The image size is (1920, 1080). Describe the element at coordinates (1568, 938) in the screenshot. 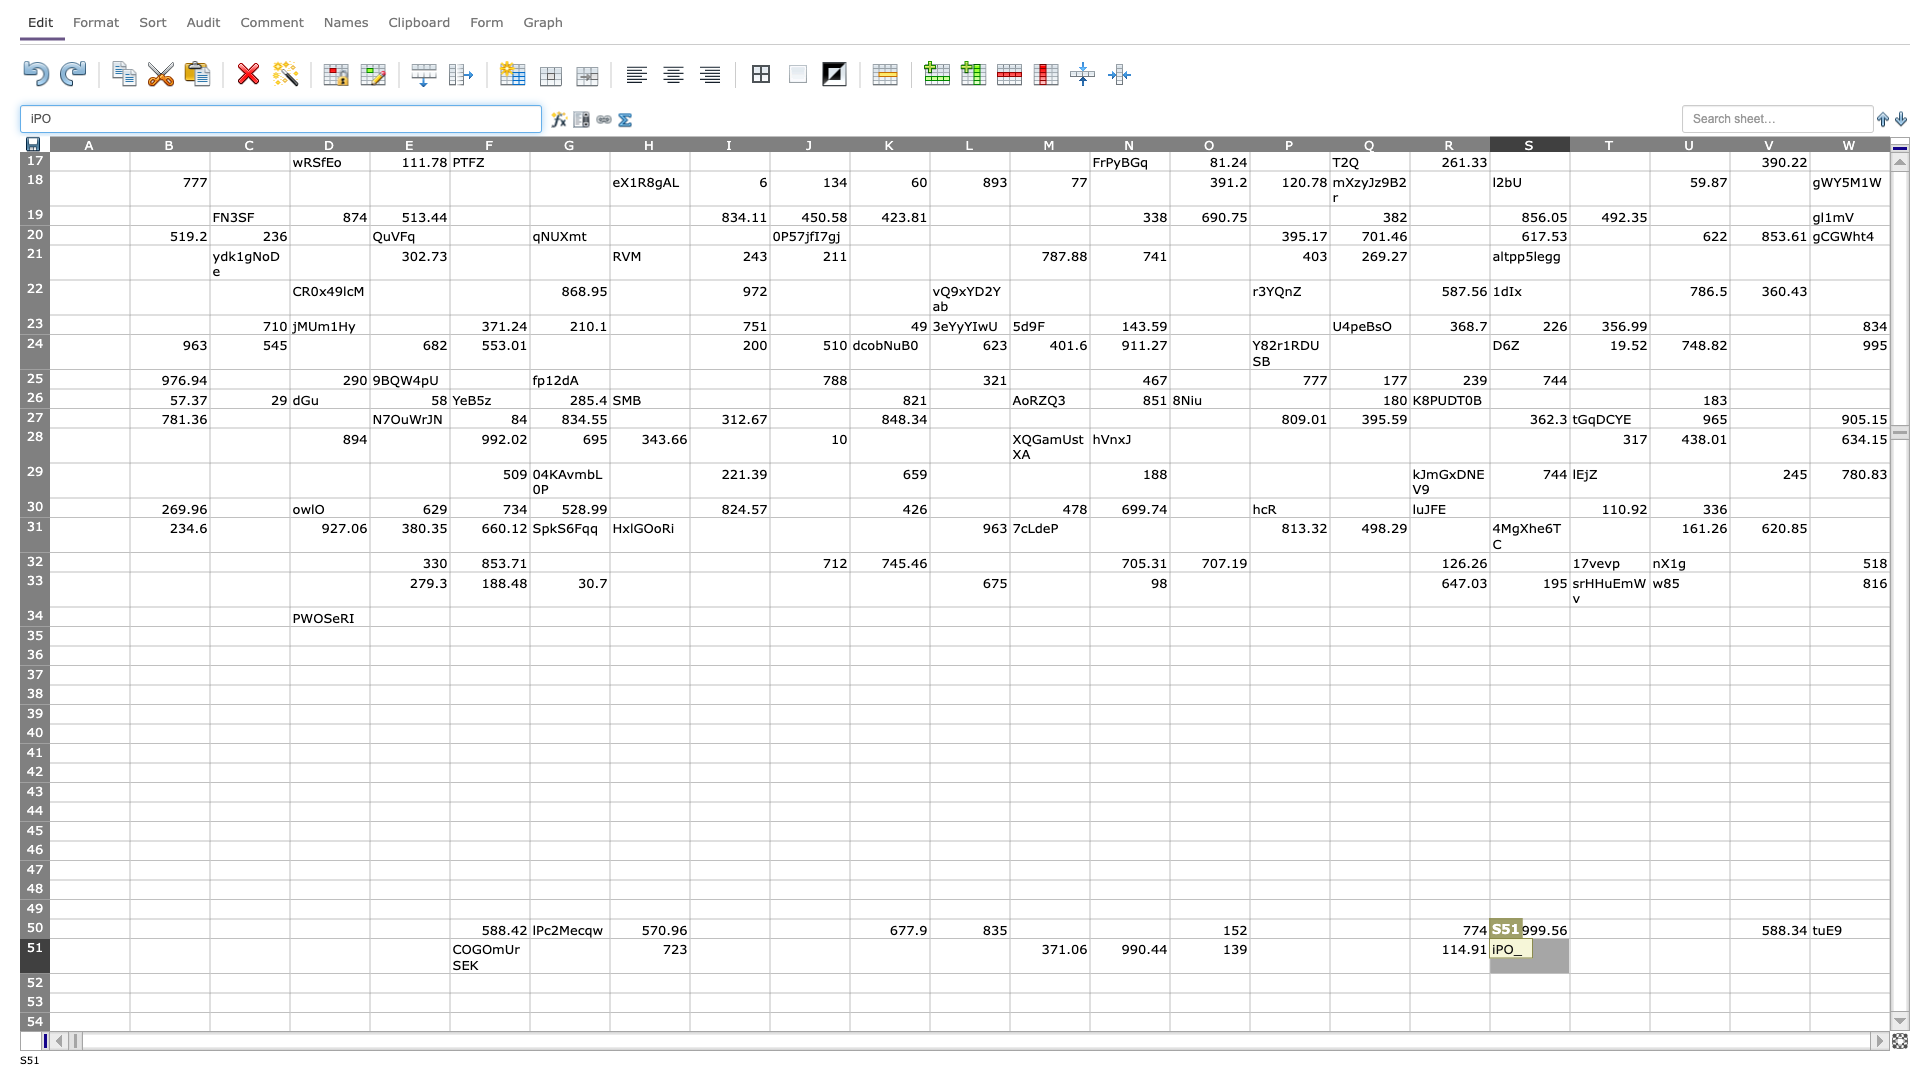

I see `top left corner of T51` at that location.